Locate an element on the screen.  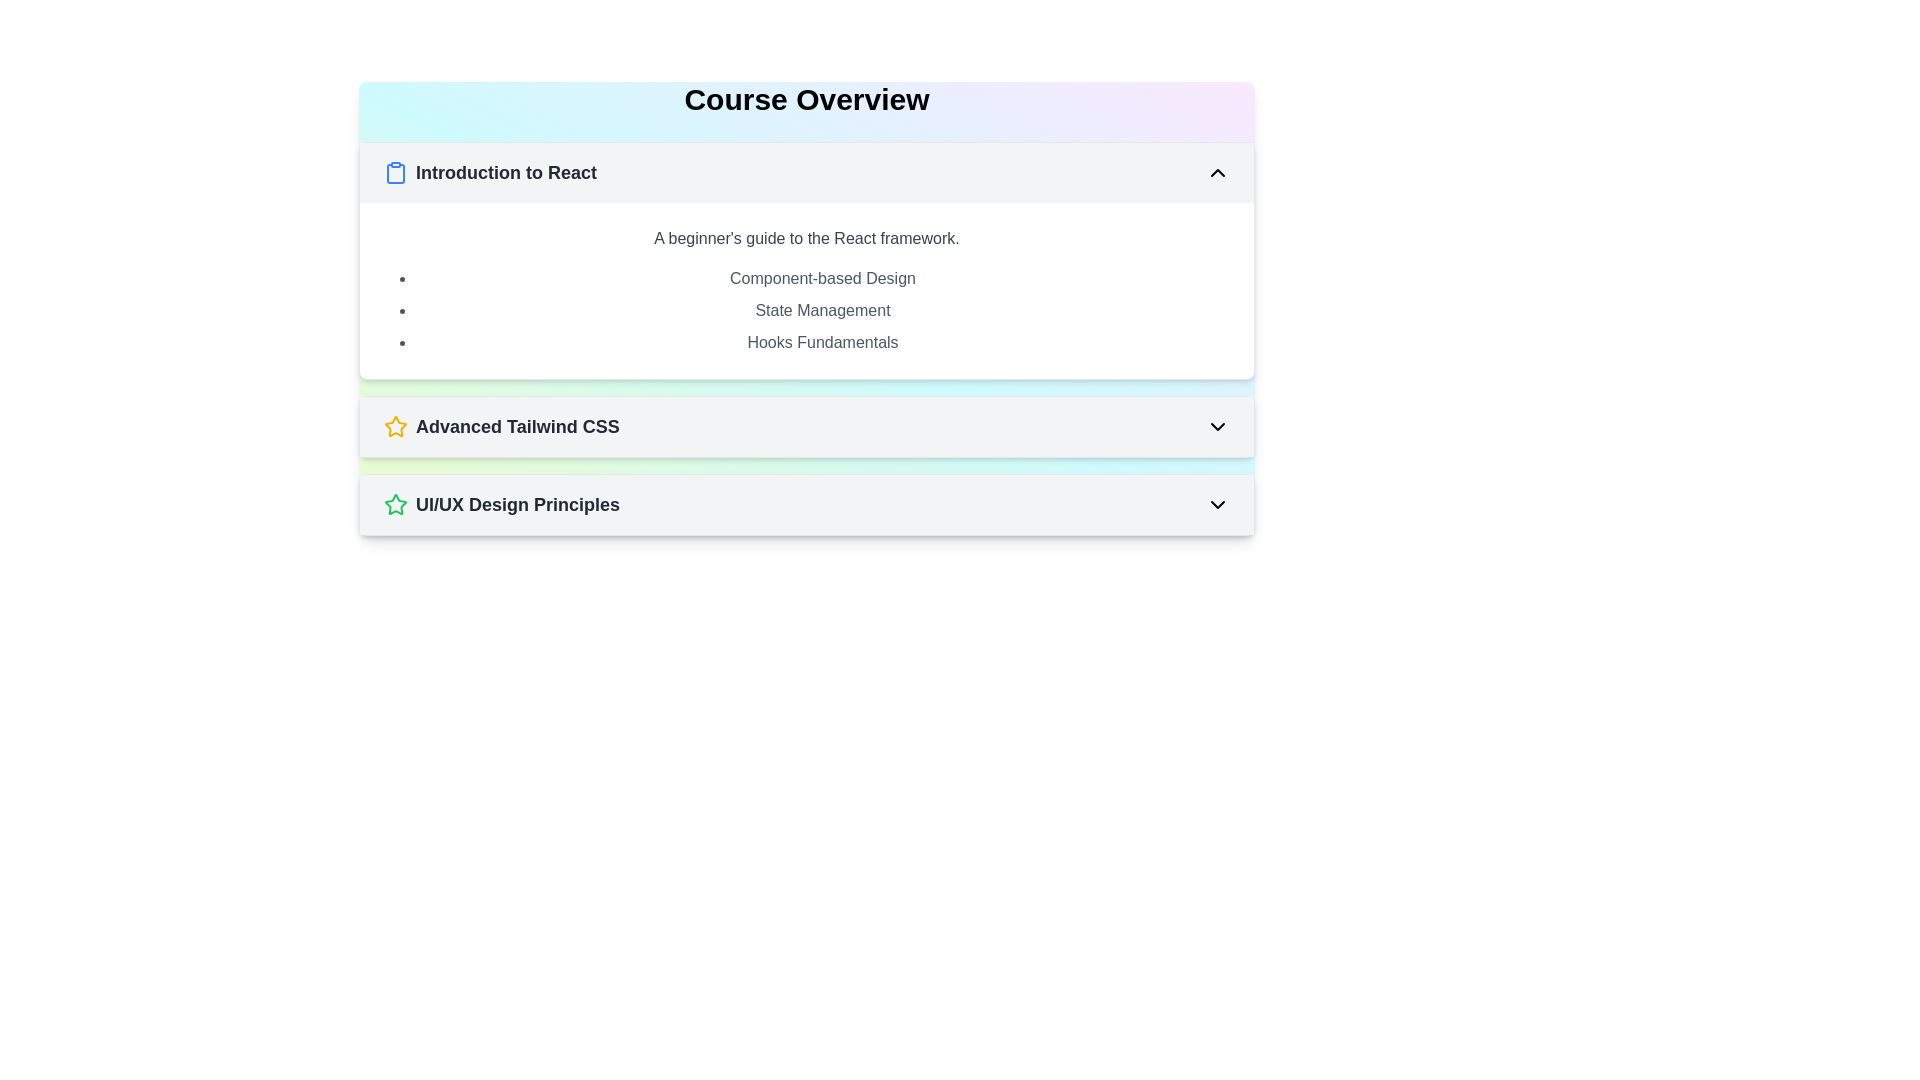
the downward-pointing chevron icon on the far right side of the 'Advanced Tailwind CSS' section is located at coordinates (1217, 426).